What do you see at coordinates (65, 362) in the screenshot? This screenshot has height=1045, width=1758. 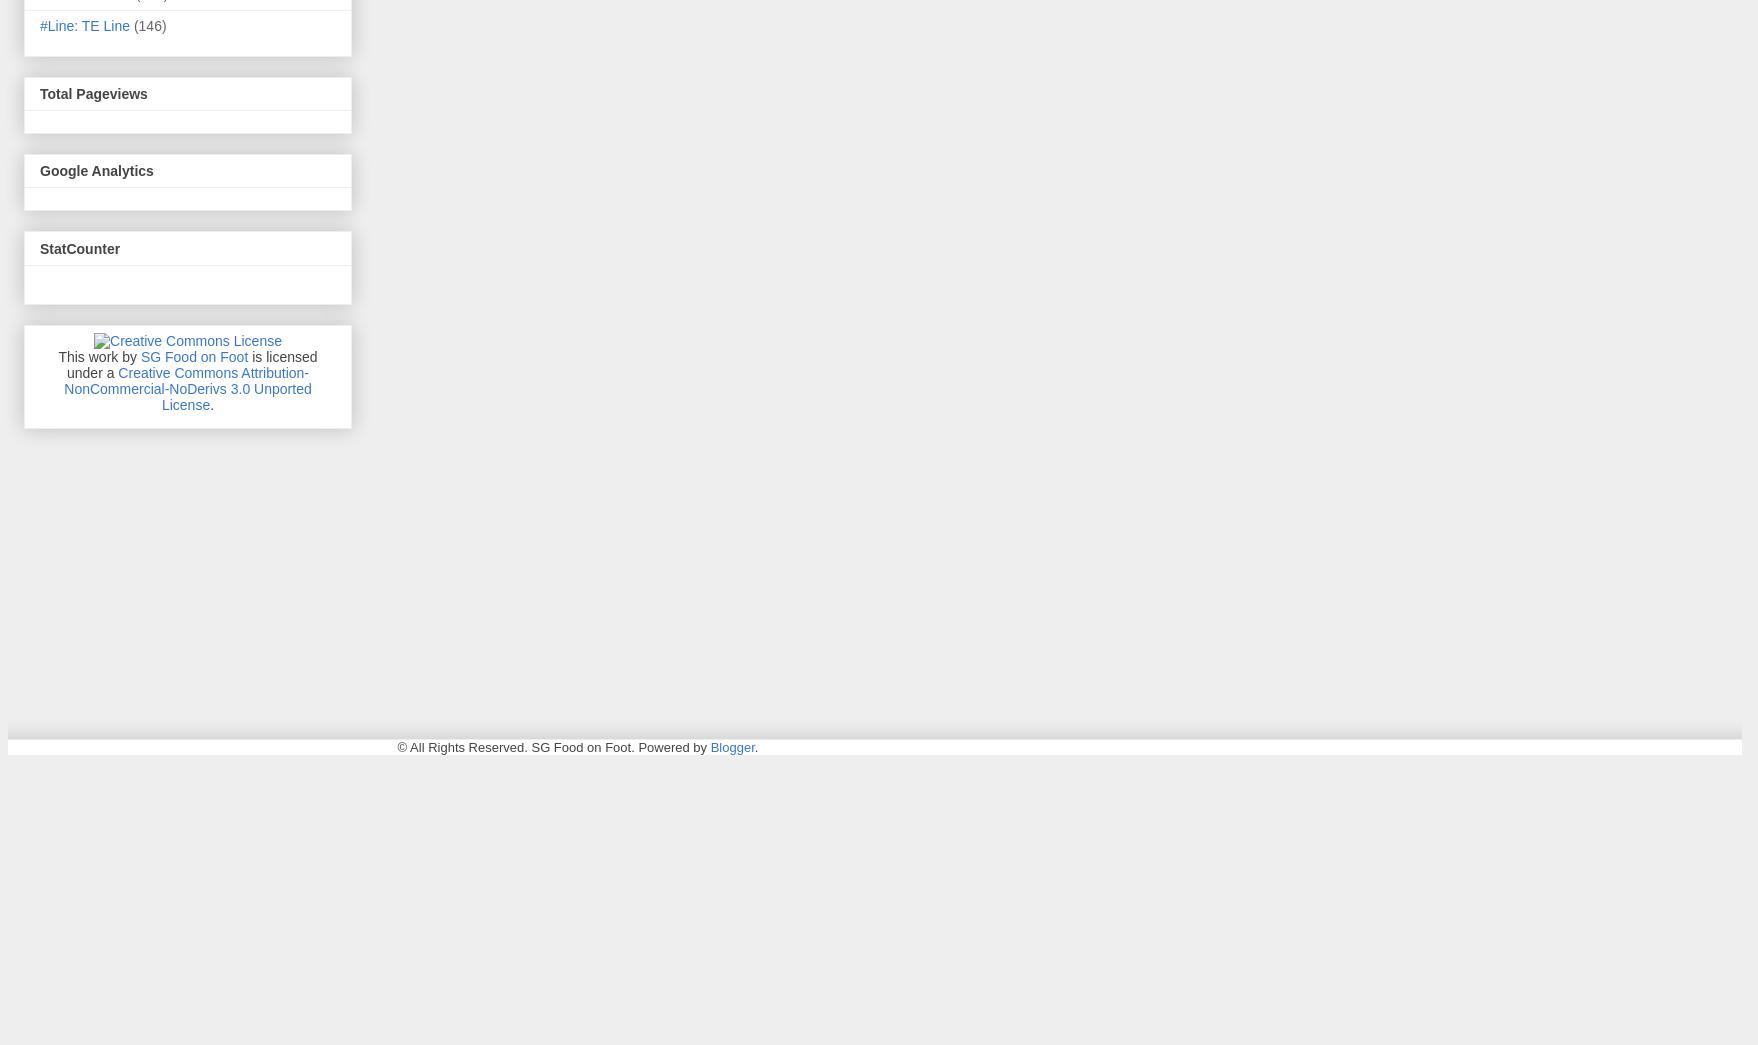 I see `'is licensed under a'` at bounding box center [65, 362].